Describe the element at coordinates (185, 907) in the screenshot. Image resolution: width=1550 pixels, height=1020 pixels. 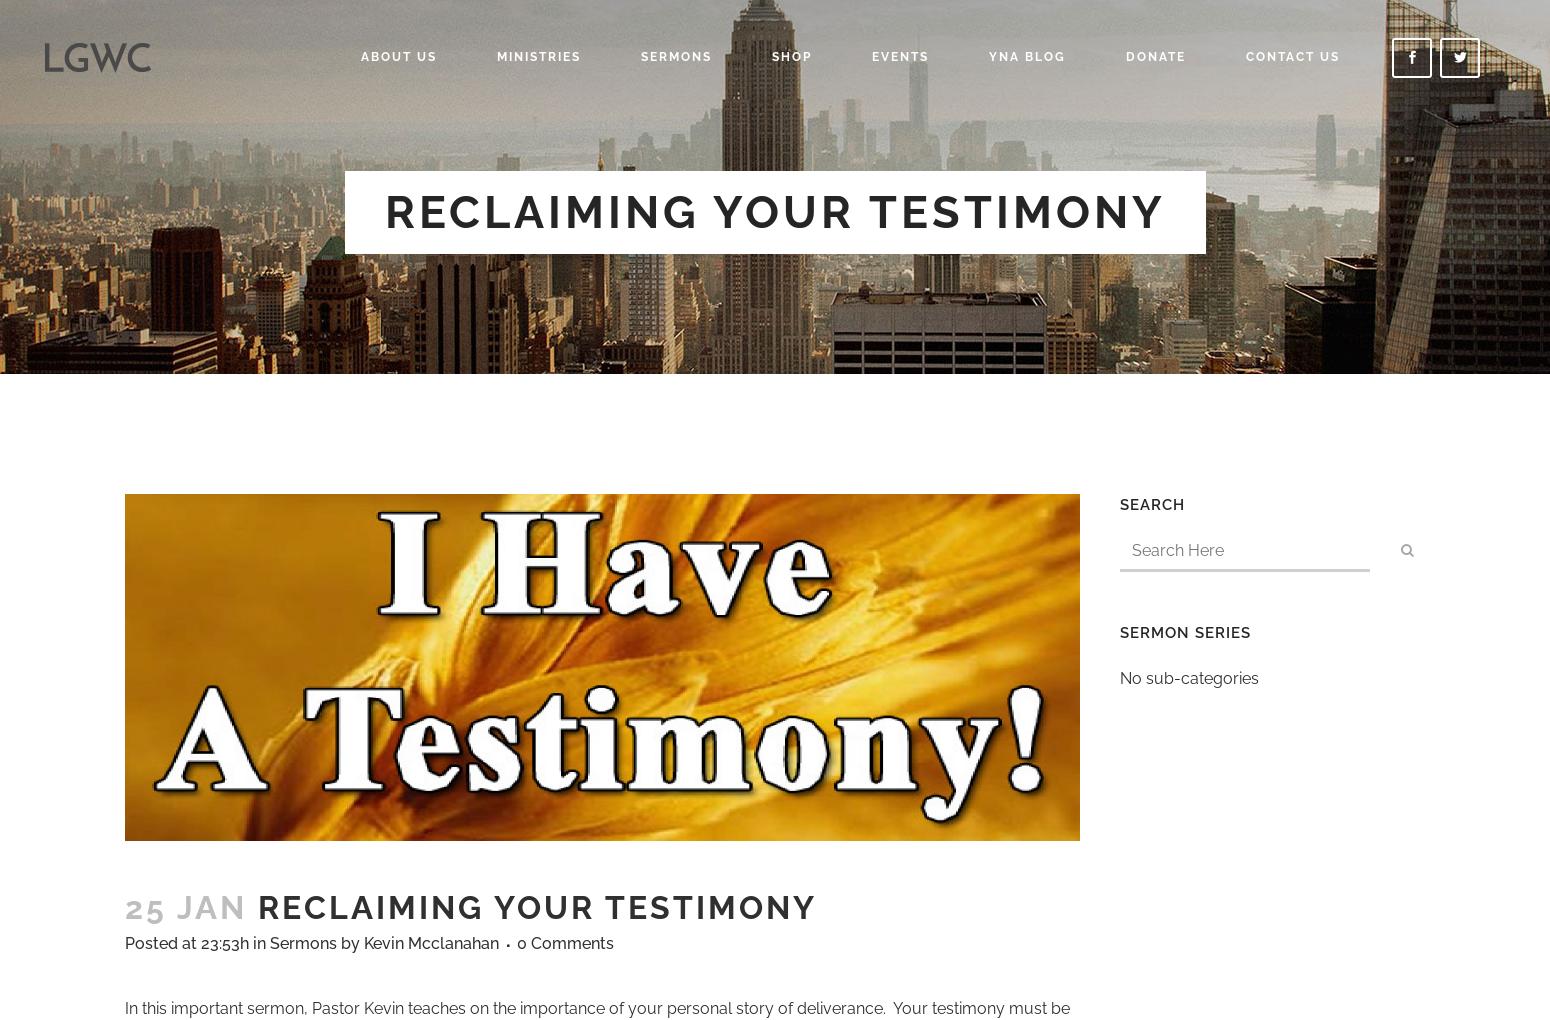
I see `'25 Jan'` at that location.